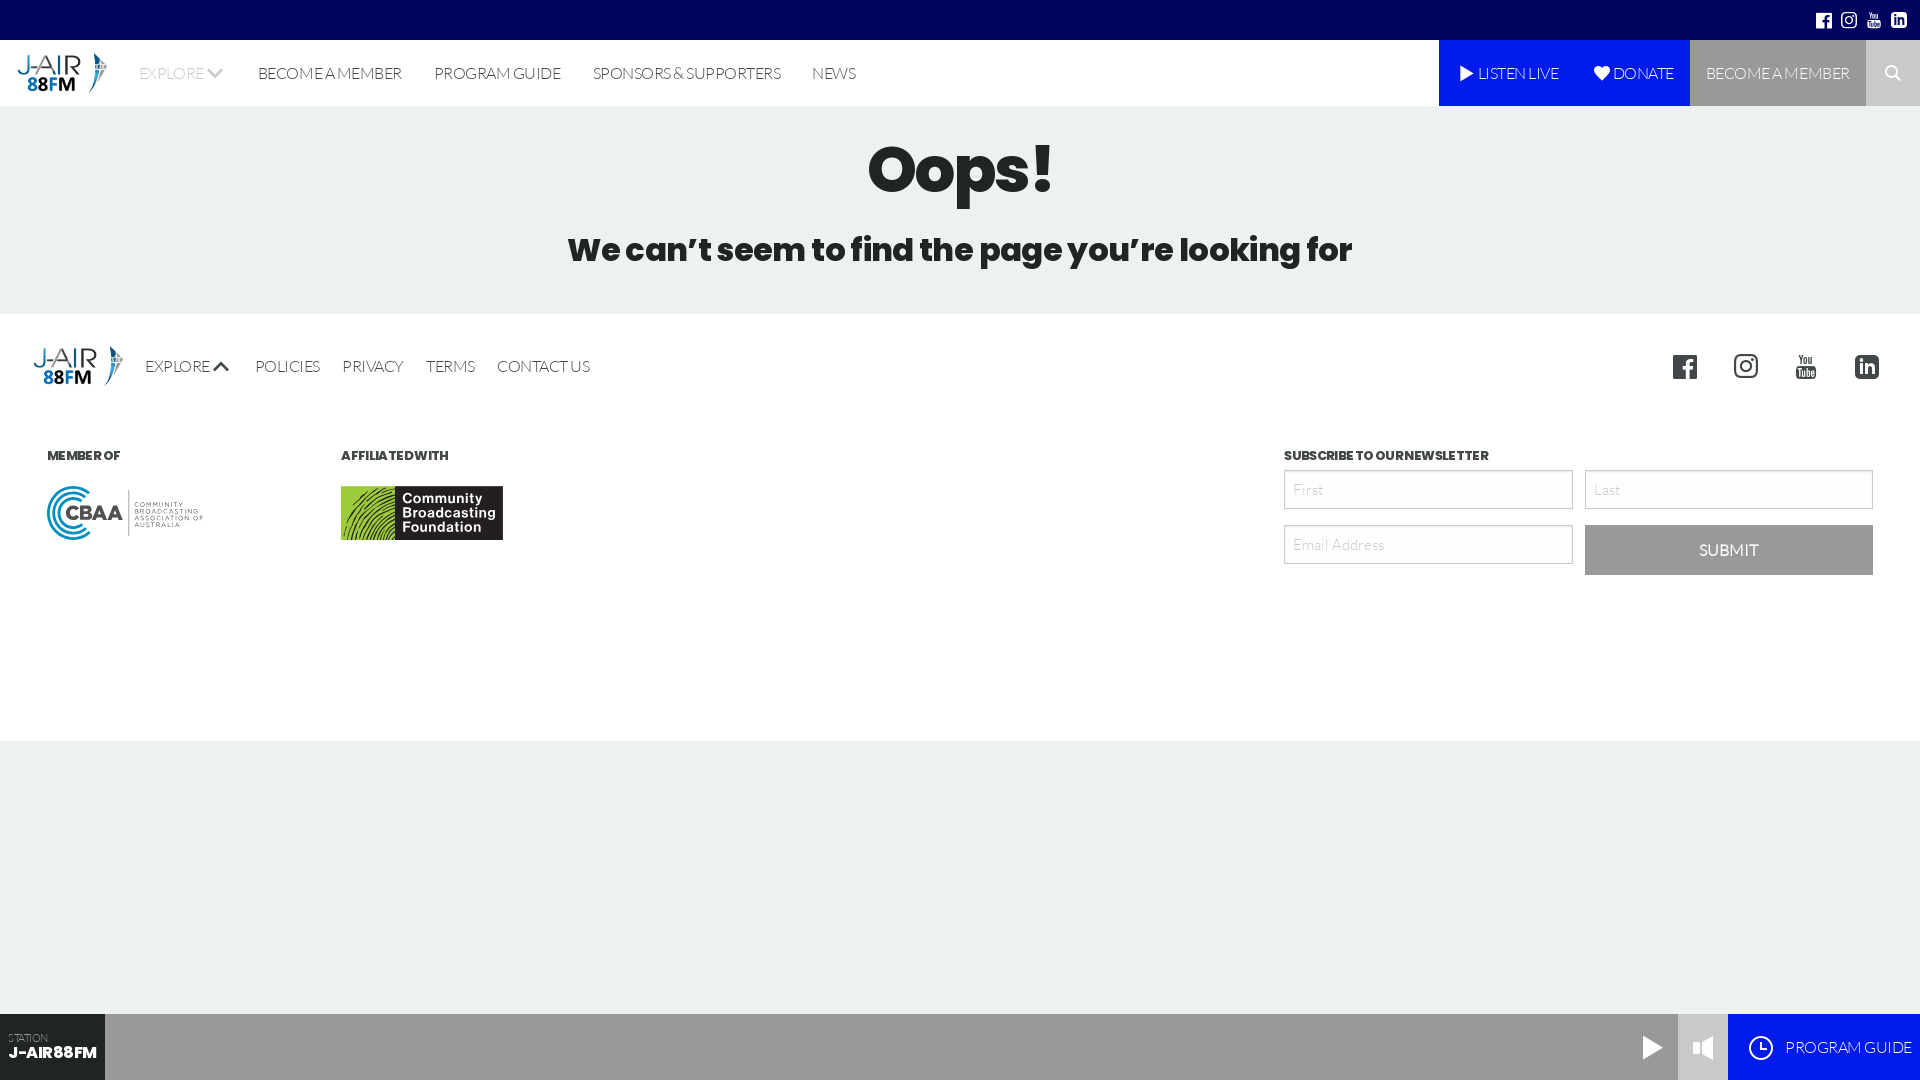  What do you see at coordinates (1777, 72) in the screenshot?
I see `'BECOME A MEMBER'` at bounding box center [1777, 72].